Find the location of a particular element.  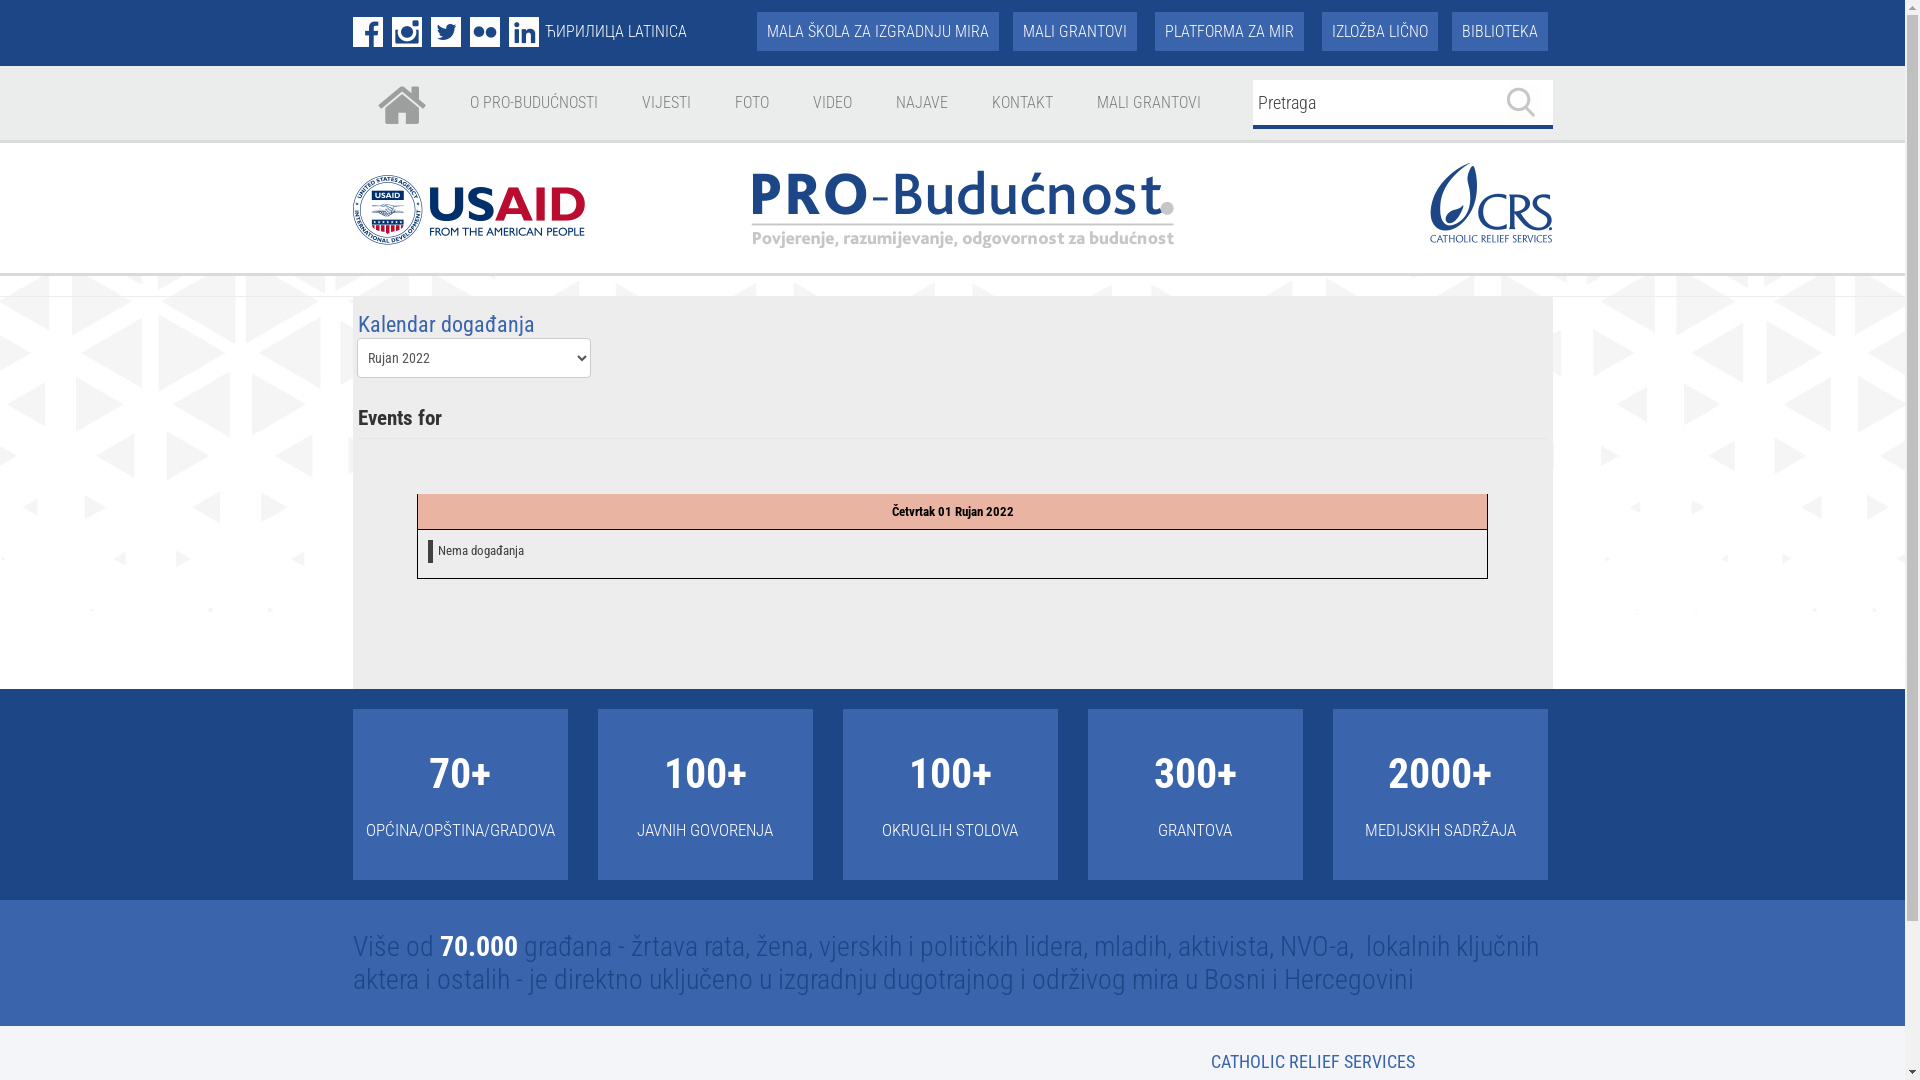

'BIBLIOTEKA' is located at coordinates (1499, 31).